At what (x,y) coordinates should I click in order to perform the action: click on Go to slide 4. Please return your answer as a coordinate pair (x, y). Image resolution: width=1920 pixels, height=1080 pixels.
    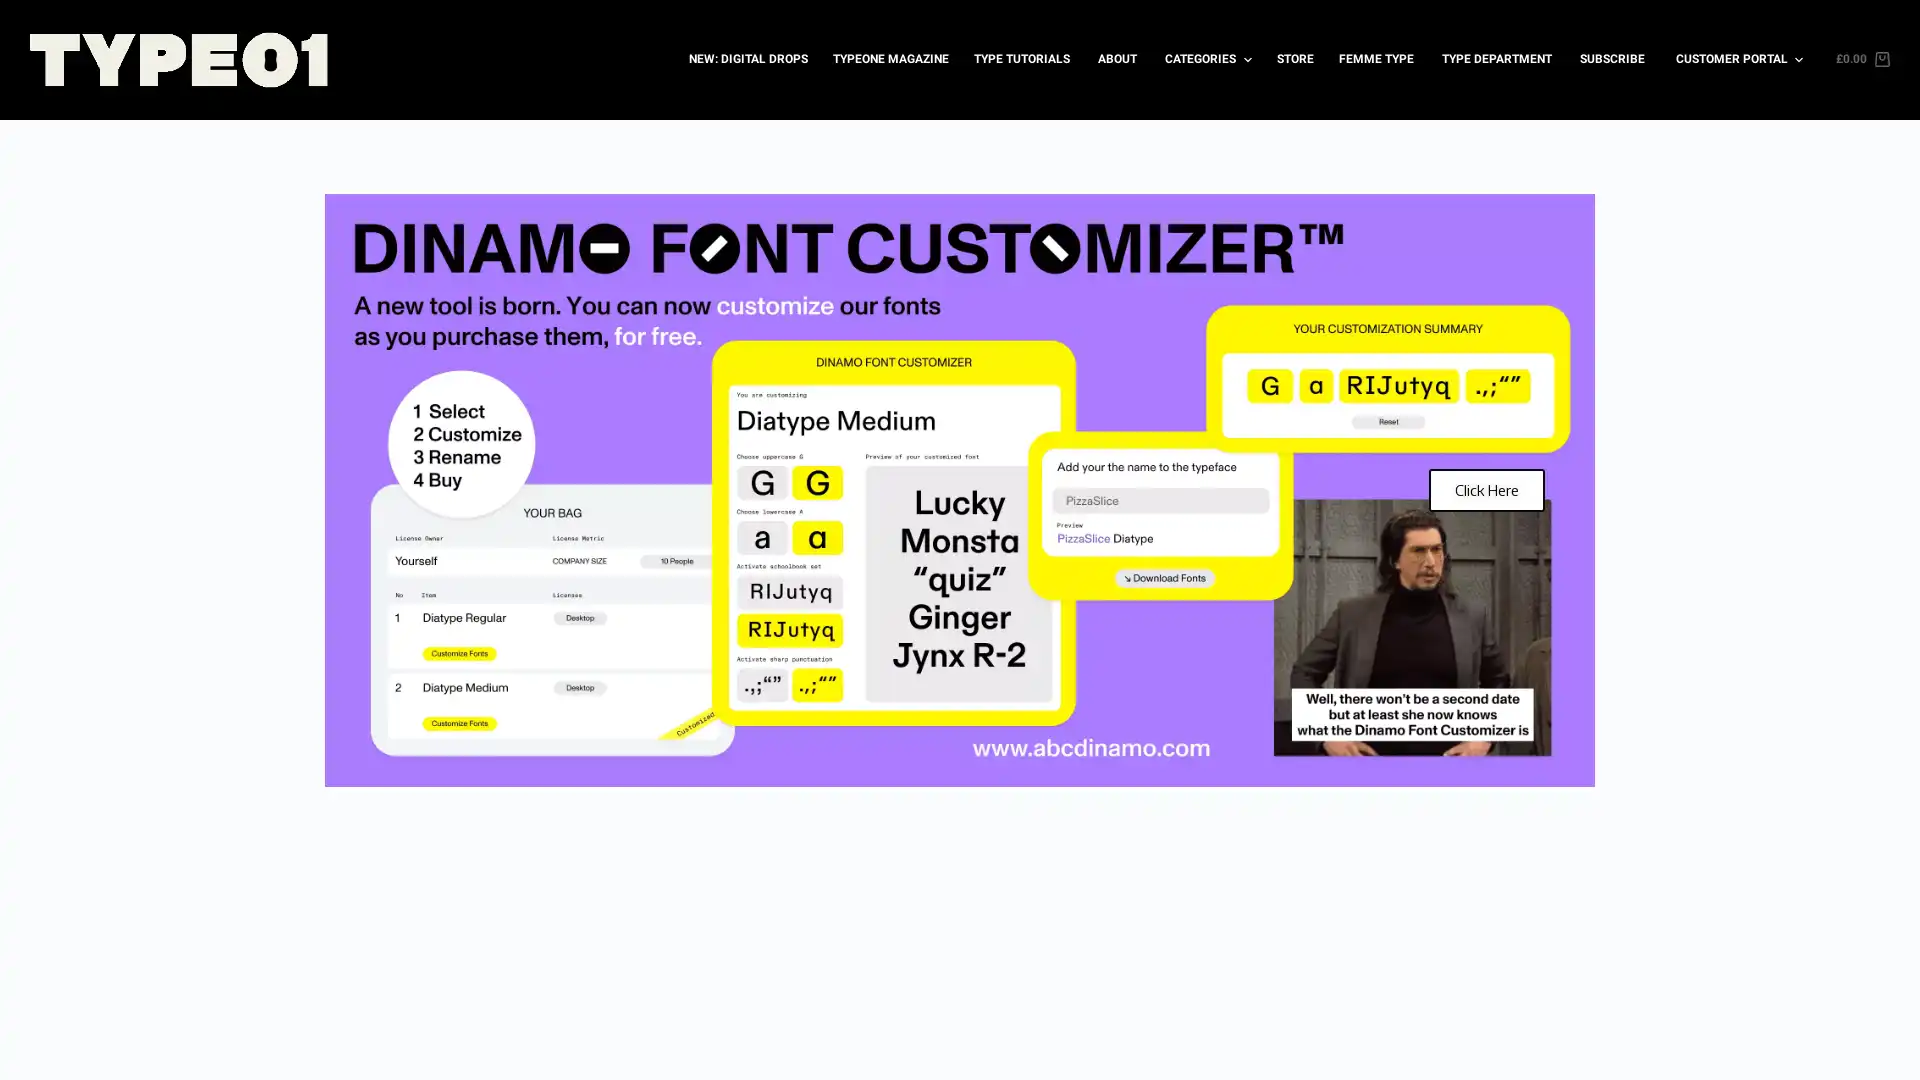
    Looking at the image, I should click on (987, 771).